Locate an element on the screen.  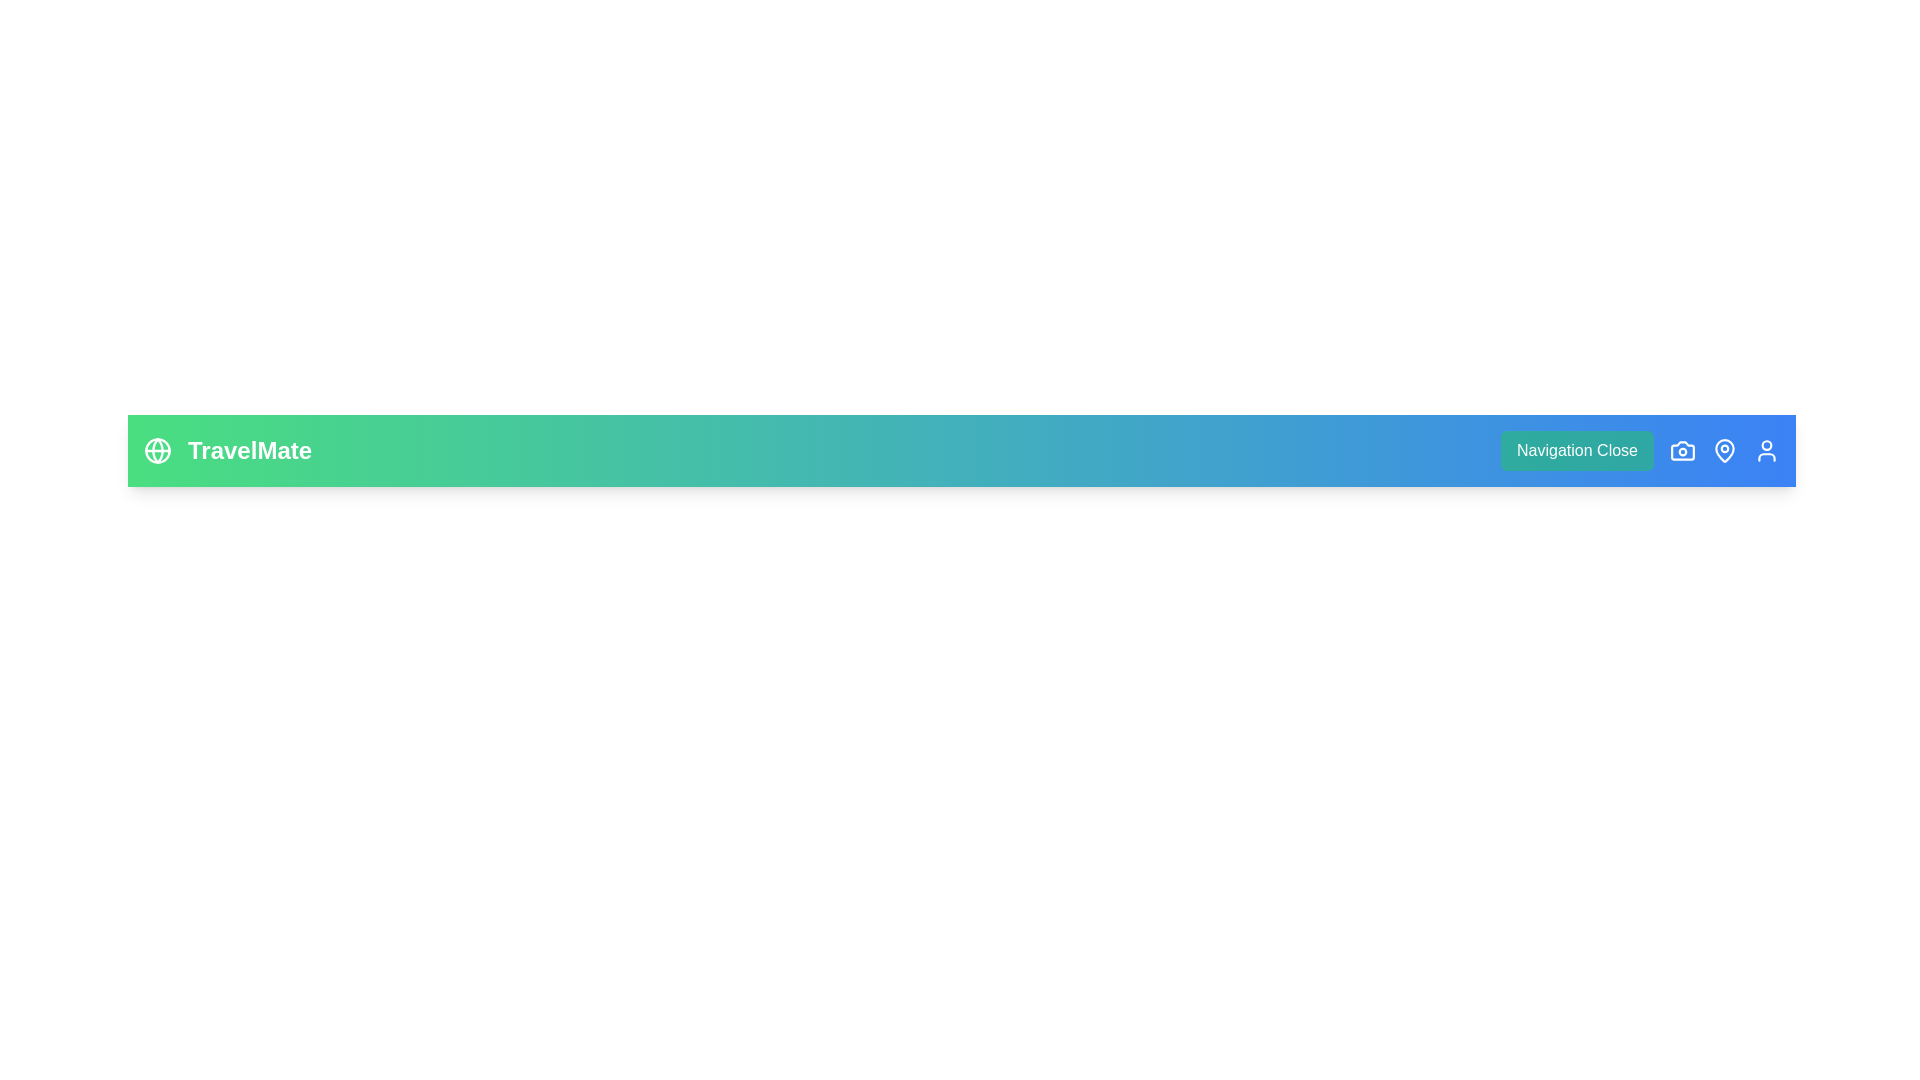
the Camera icon to observe its hover effect is located at coordinates (1682, 451).